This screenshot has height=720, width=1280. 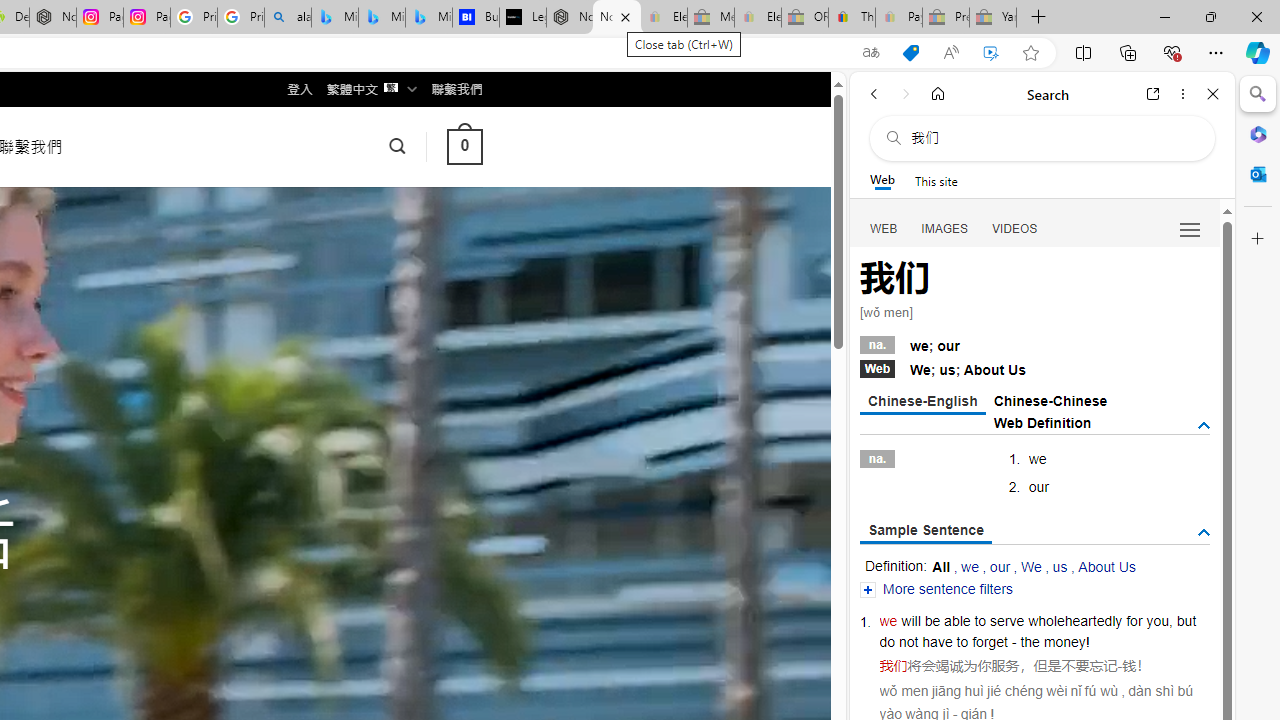 I want to click on '!', so click(x=1087, y=642).